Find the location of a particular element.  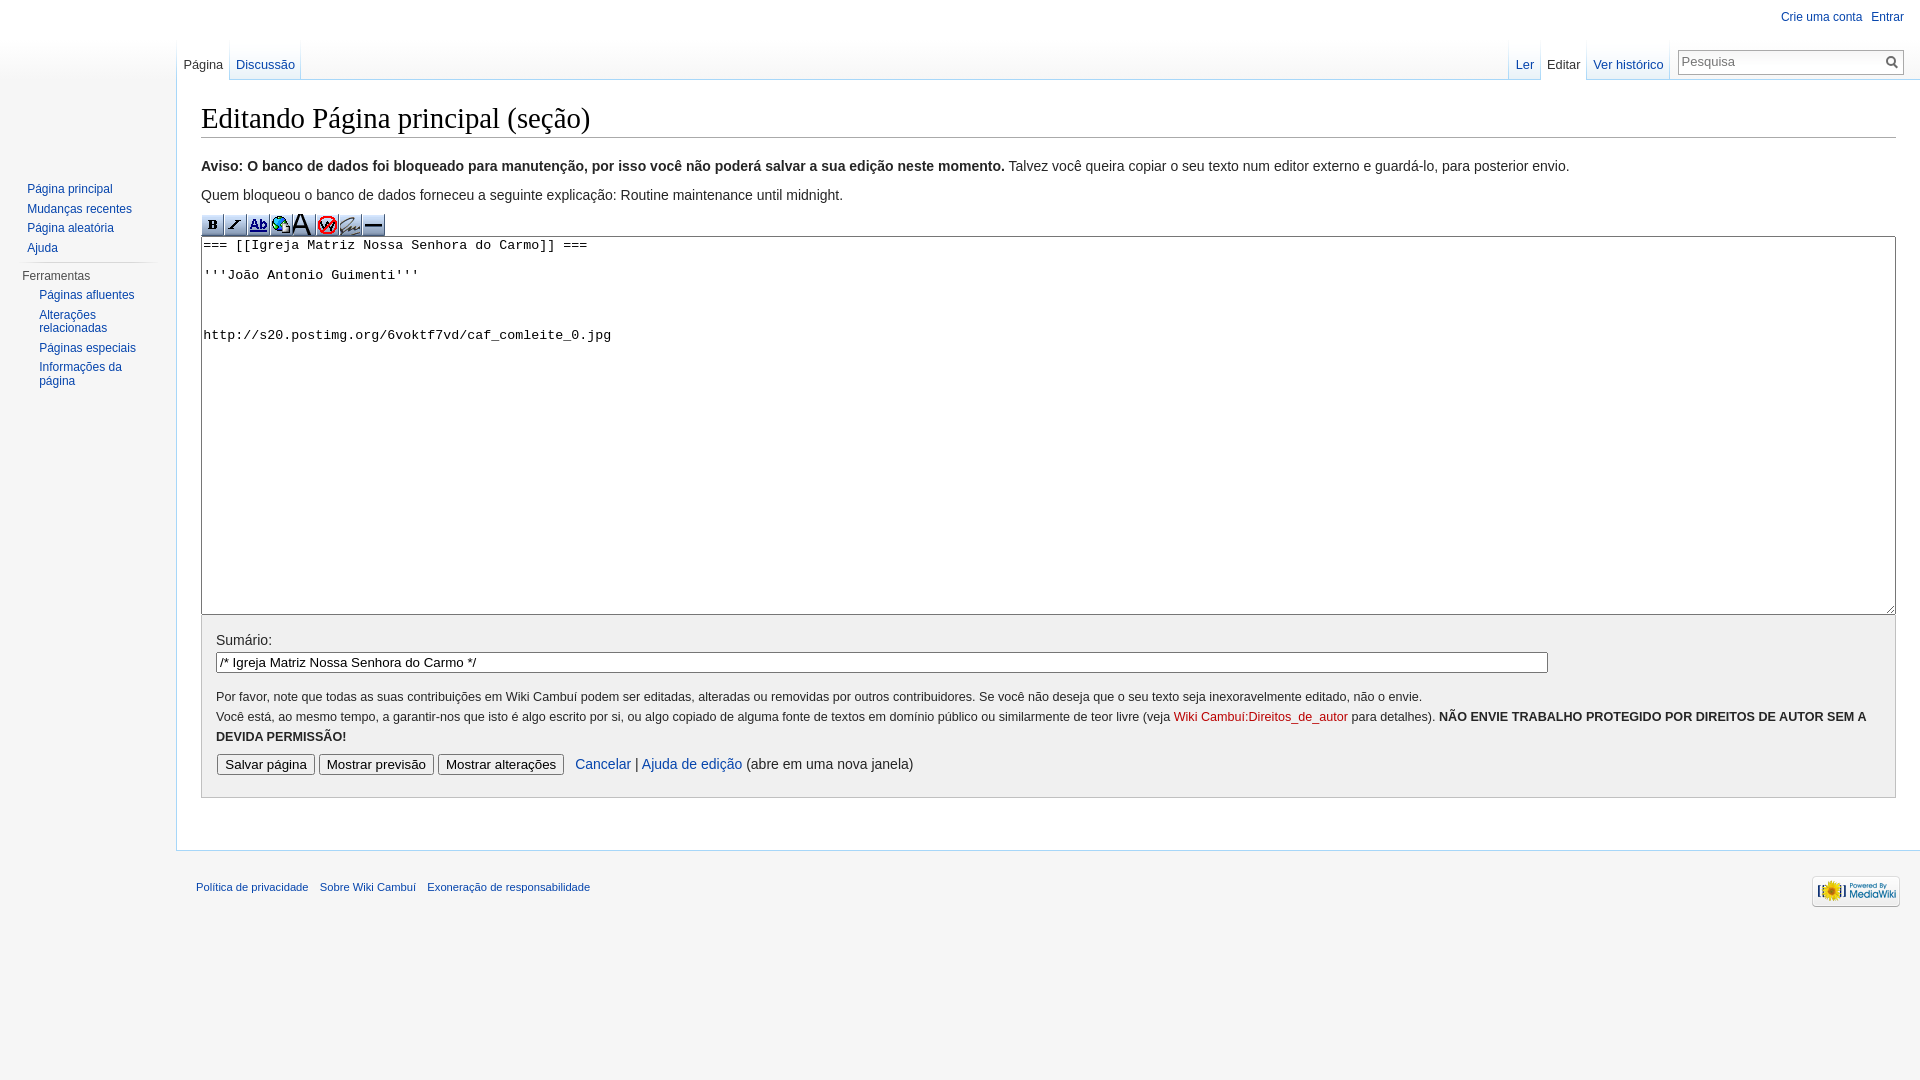

'Link interno' is located at coordinates (257, 224).